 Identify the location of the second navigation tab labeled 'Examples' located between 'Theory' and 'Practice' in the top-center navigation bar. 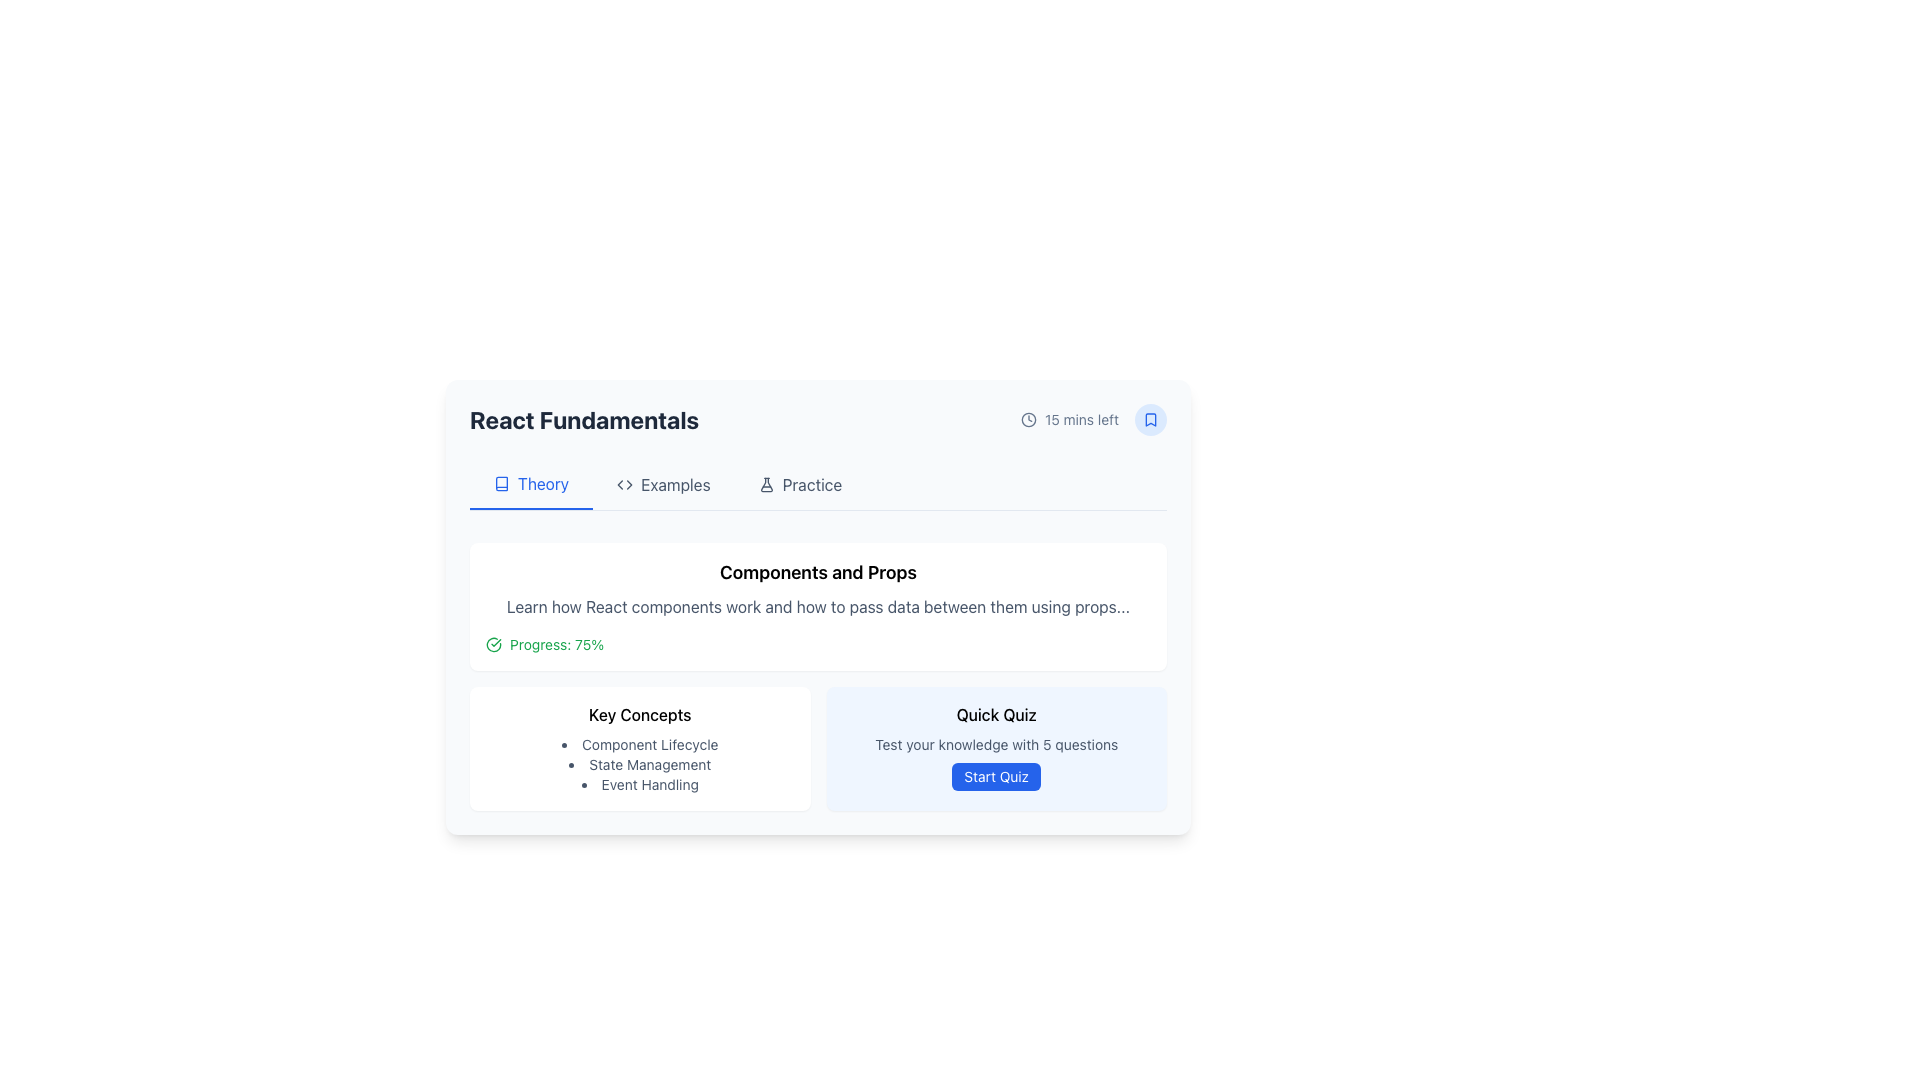
(663, 485).